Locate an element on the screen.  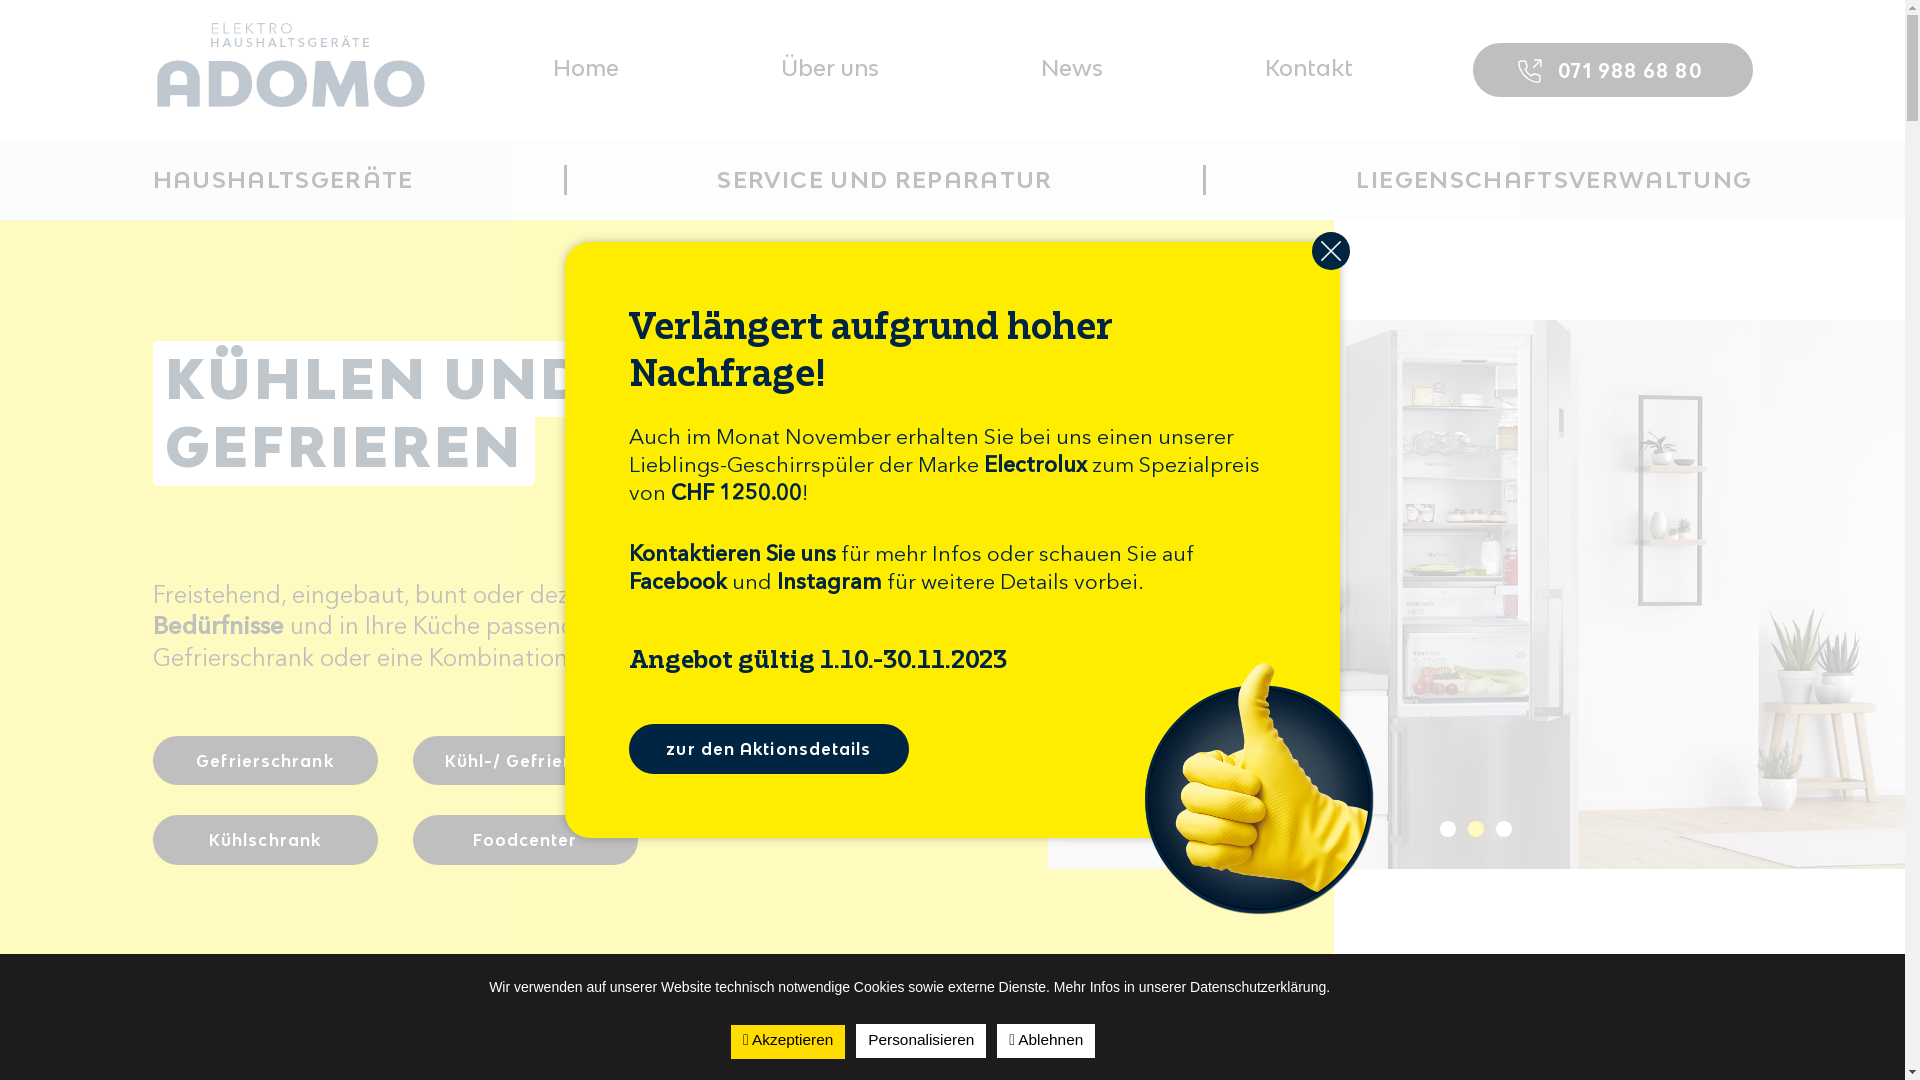
'Kontakt' is located at coordinates (1308, 67).